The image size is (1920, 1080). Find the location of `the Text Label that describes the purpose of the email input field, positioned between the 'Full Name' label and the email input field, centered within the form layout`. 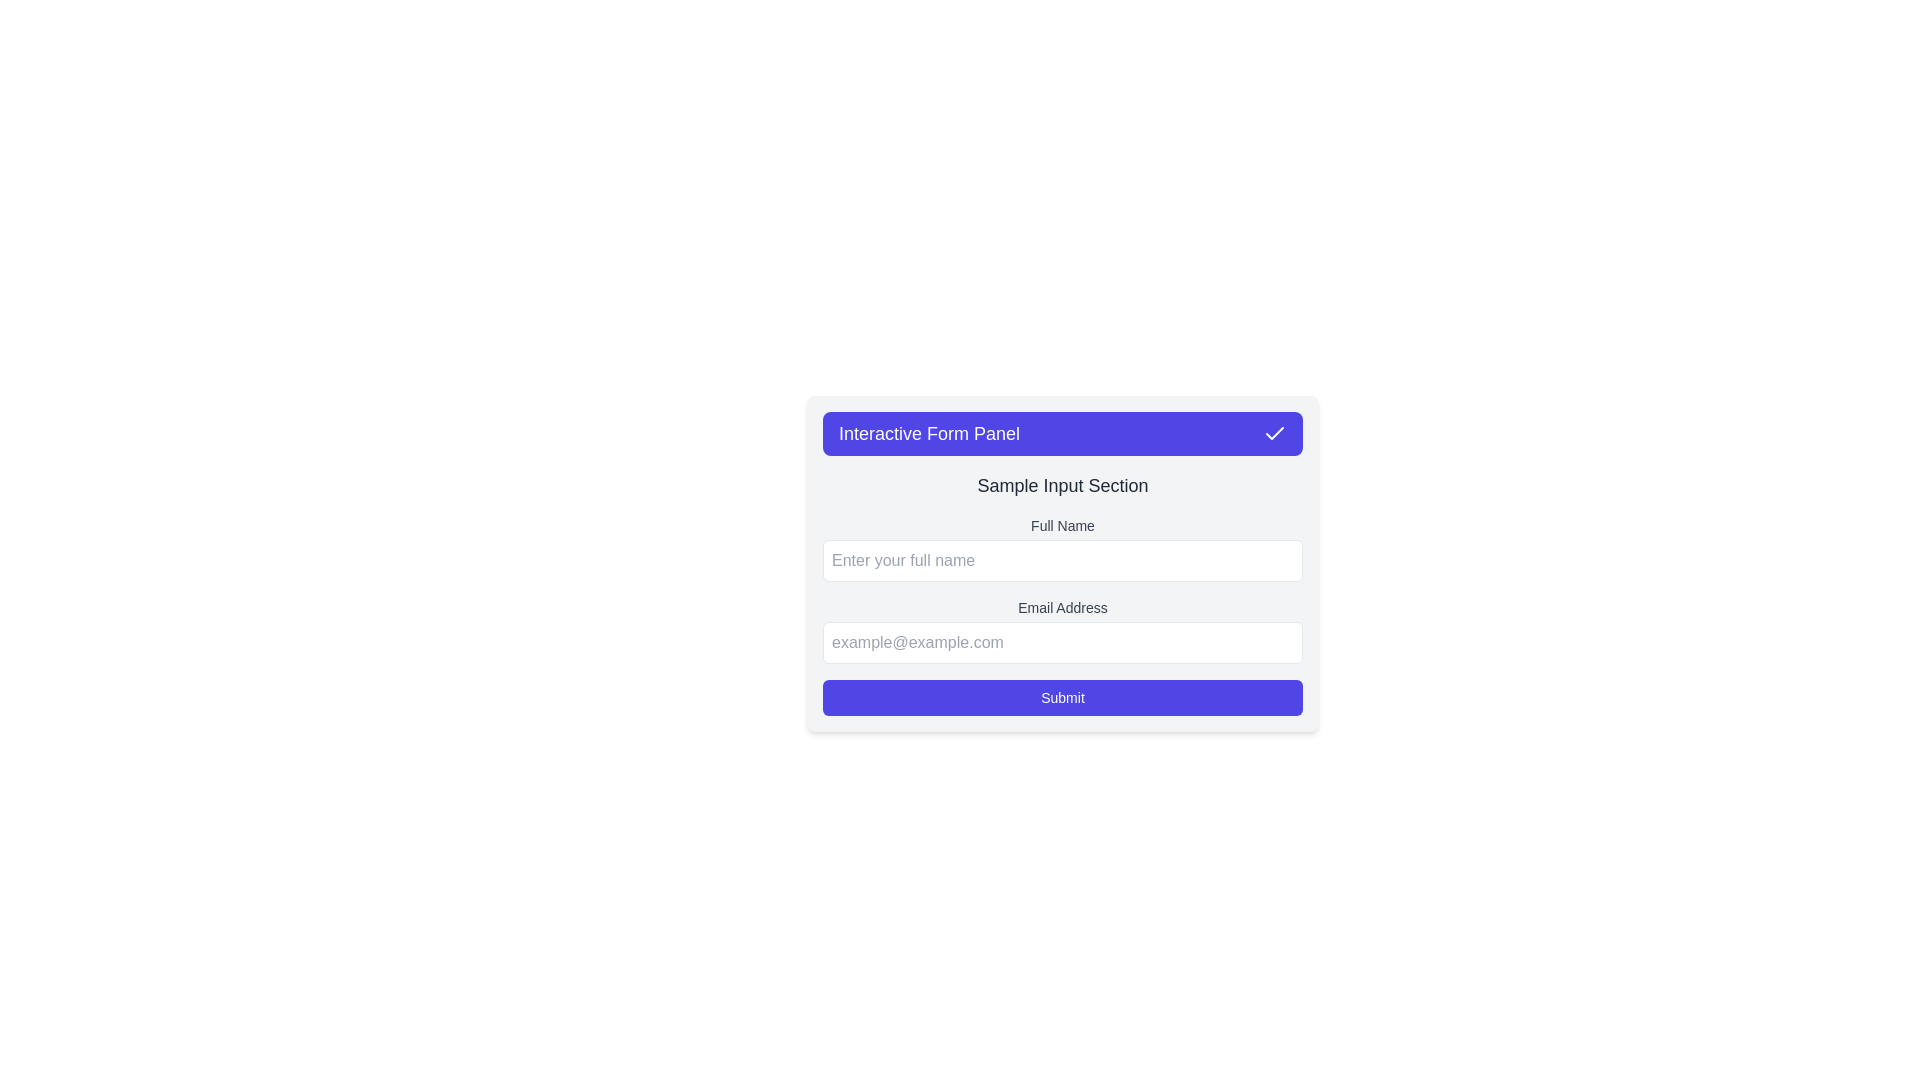

the Text Label that describes the purpose of the email input field, positioned between the 'Full Name' label and the email input field, centered within the form layout is located at coordinates (1061, 607).